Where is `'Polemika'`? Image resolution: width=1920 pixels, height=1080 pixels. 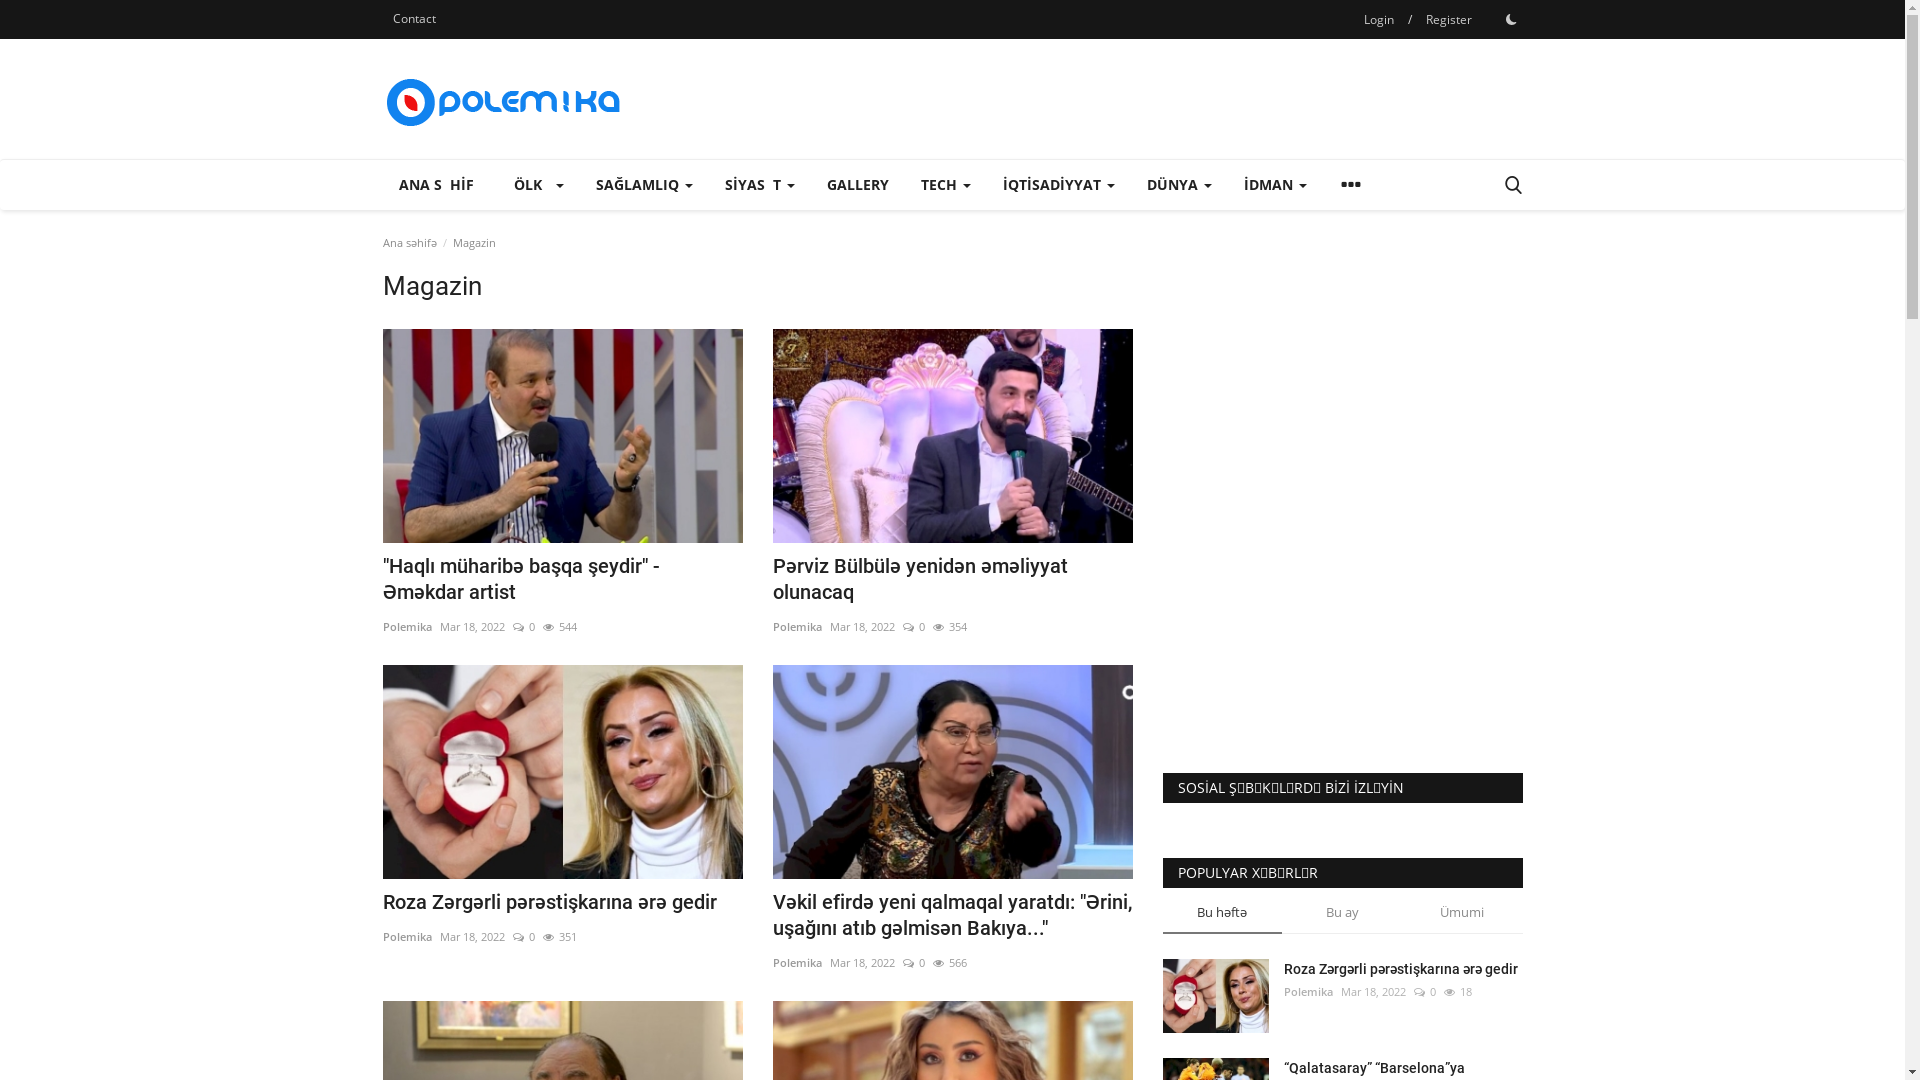 'Polemika' is located at coordinates (405, 626).